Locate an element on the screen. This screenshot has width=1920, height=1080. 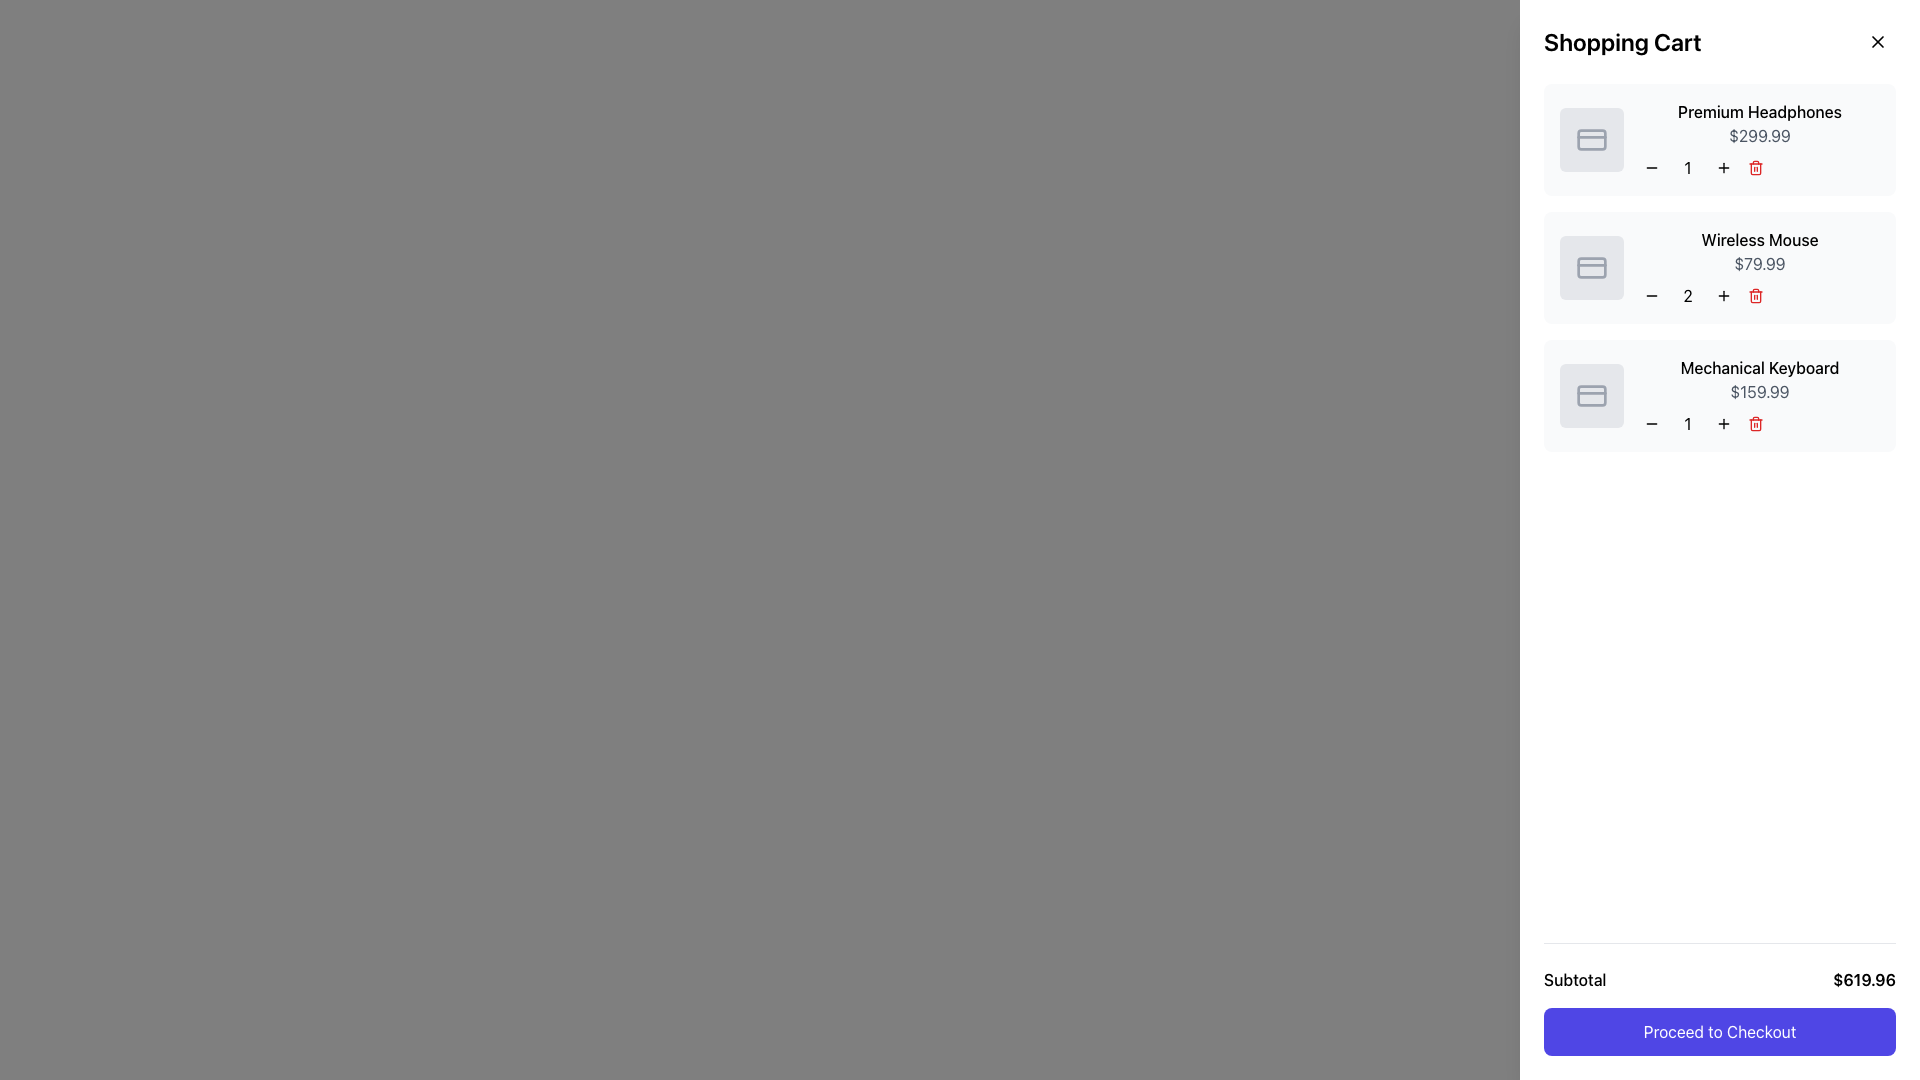
the small plus icon located in the shopping cart section for the 'Mechanical Keyboard' product to increase the quantity of the item is located at coordinates (1722, 423).